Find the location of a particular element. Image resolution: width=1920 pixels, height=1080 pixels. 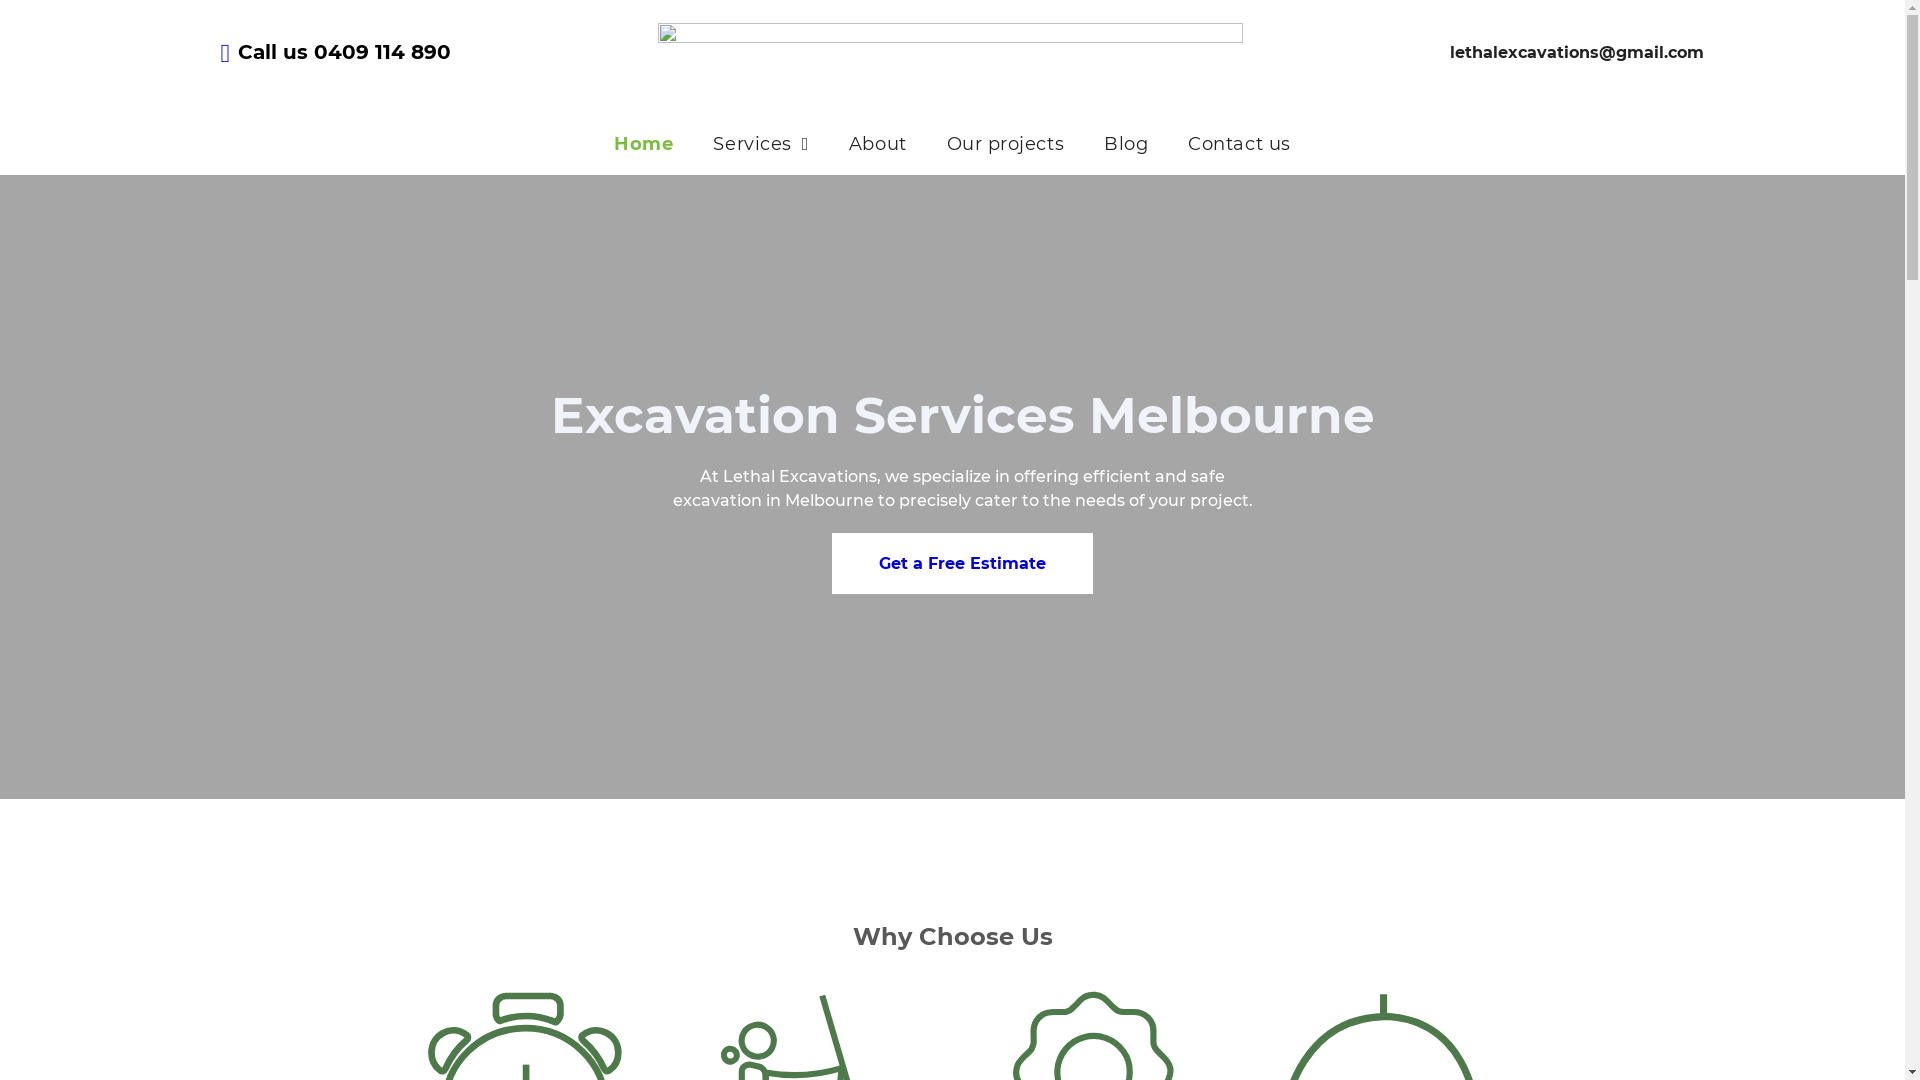

'Blog' is located at coordinates (1126, 143).